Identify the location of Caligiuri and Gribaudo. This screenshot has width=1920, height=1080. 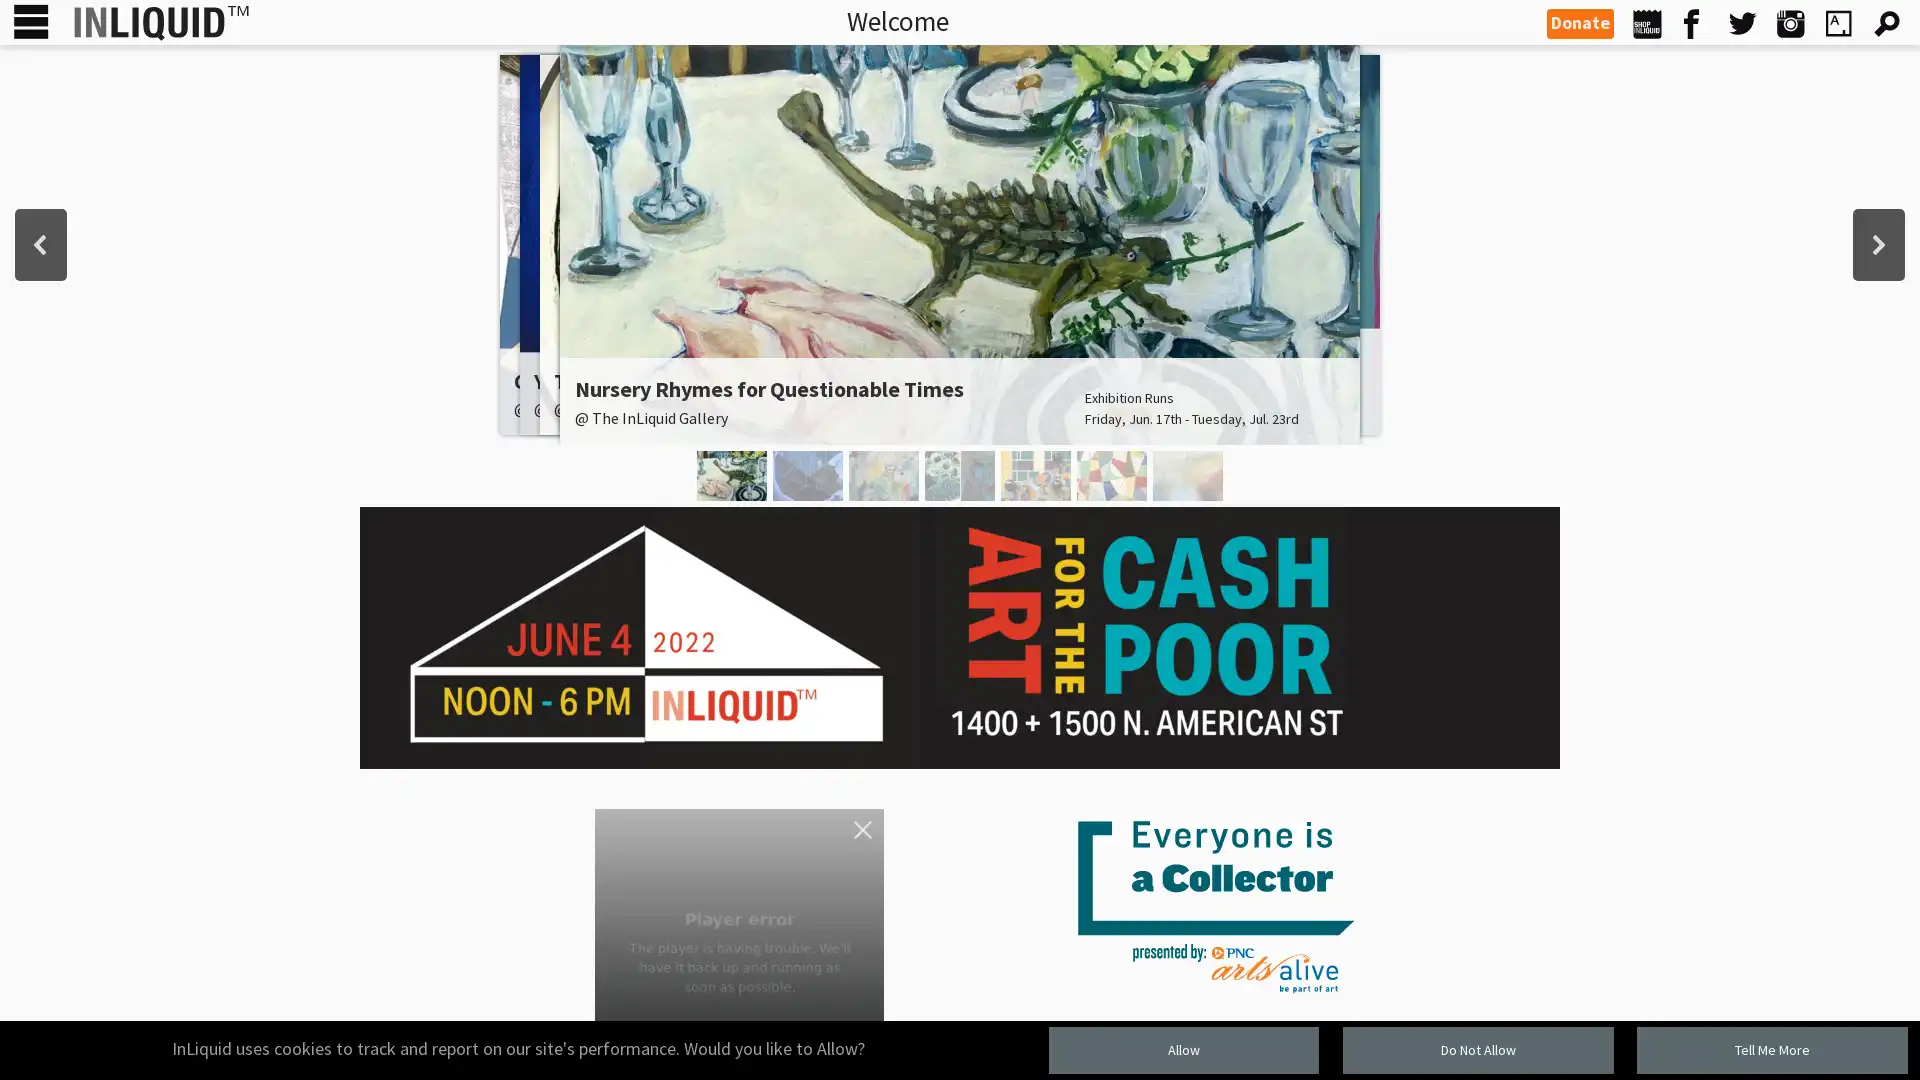
(1111, 475).